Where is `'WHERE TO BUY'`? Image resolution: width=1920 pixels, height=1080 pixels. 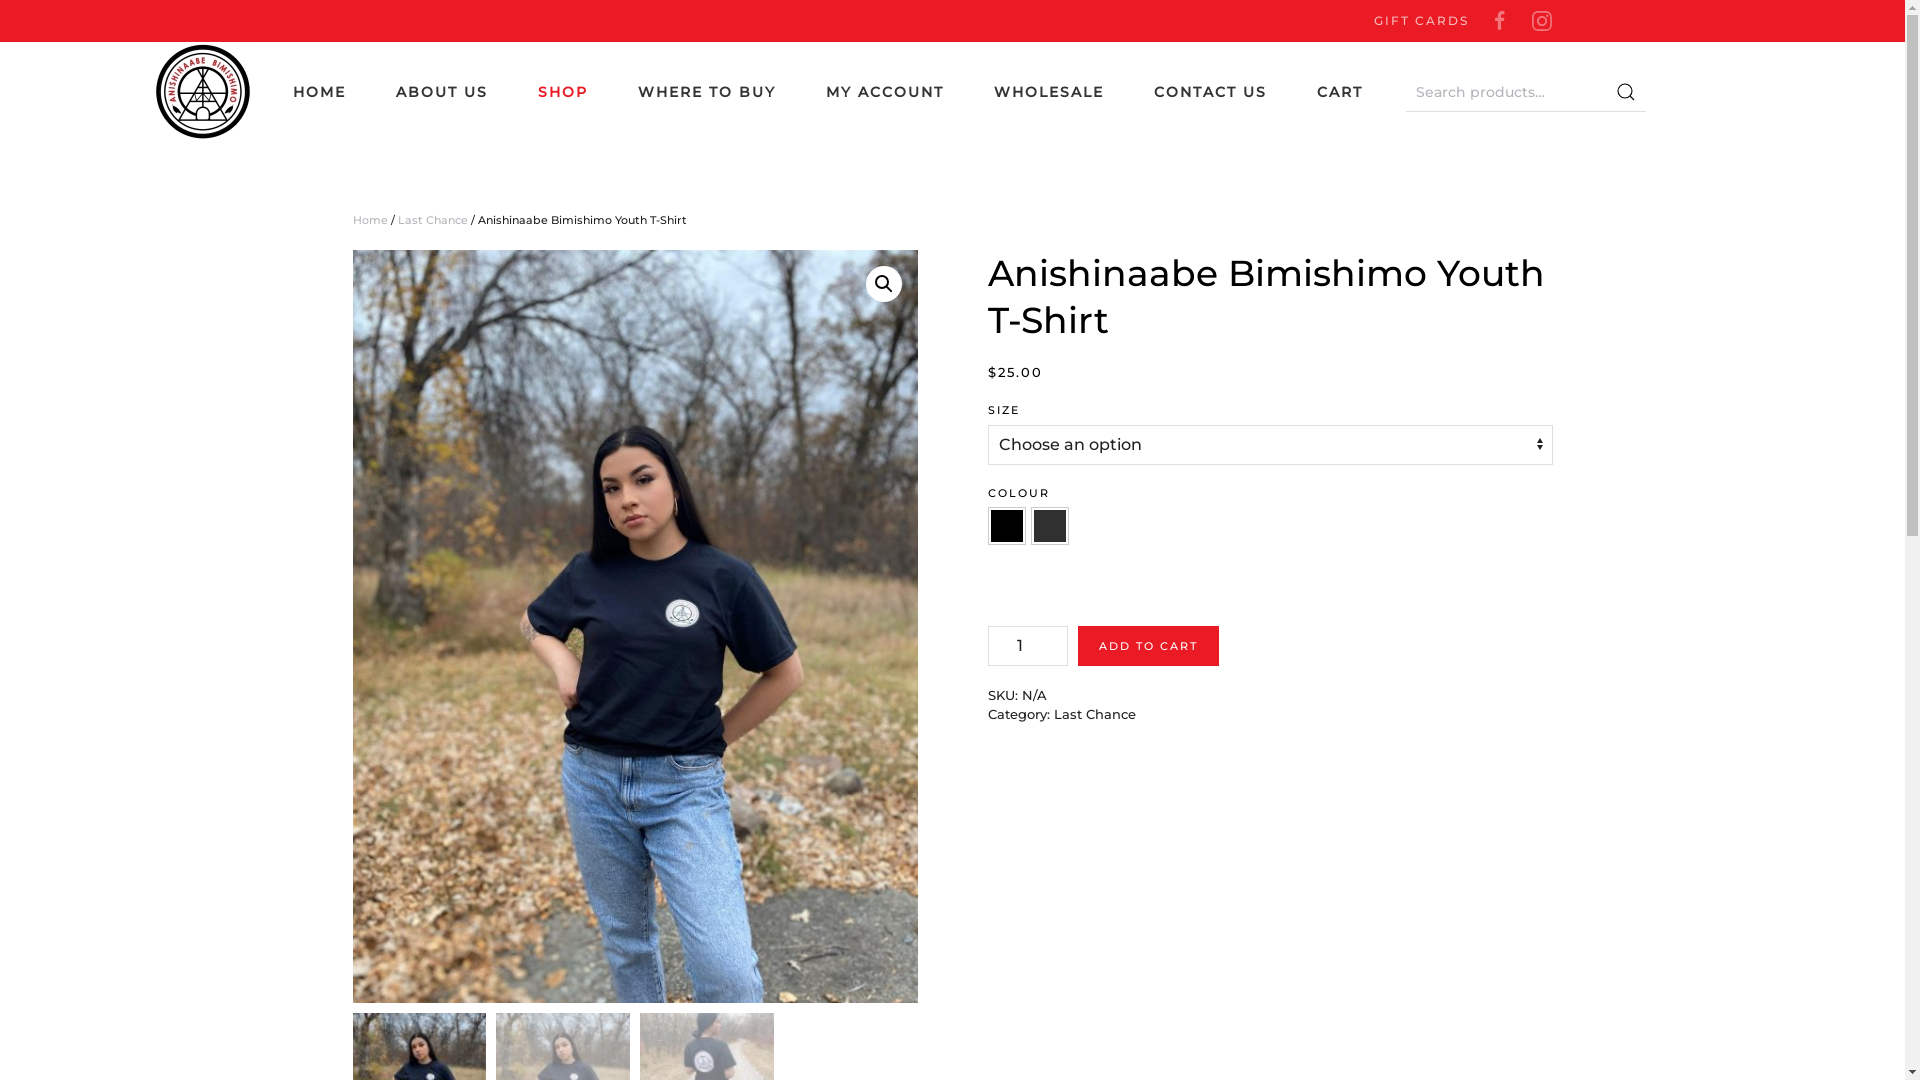
'WHERE TO BUY' is located at coordinates (706, 92).